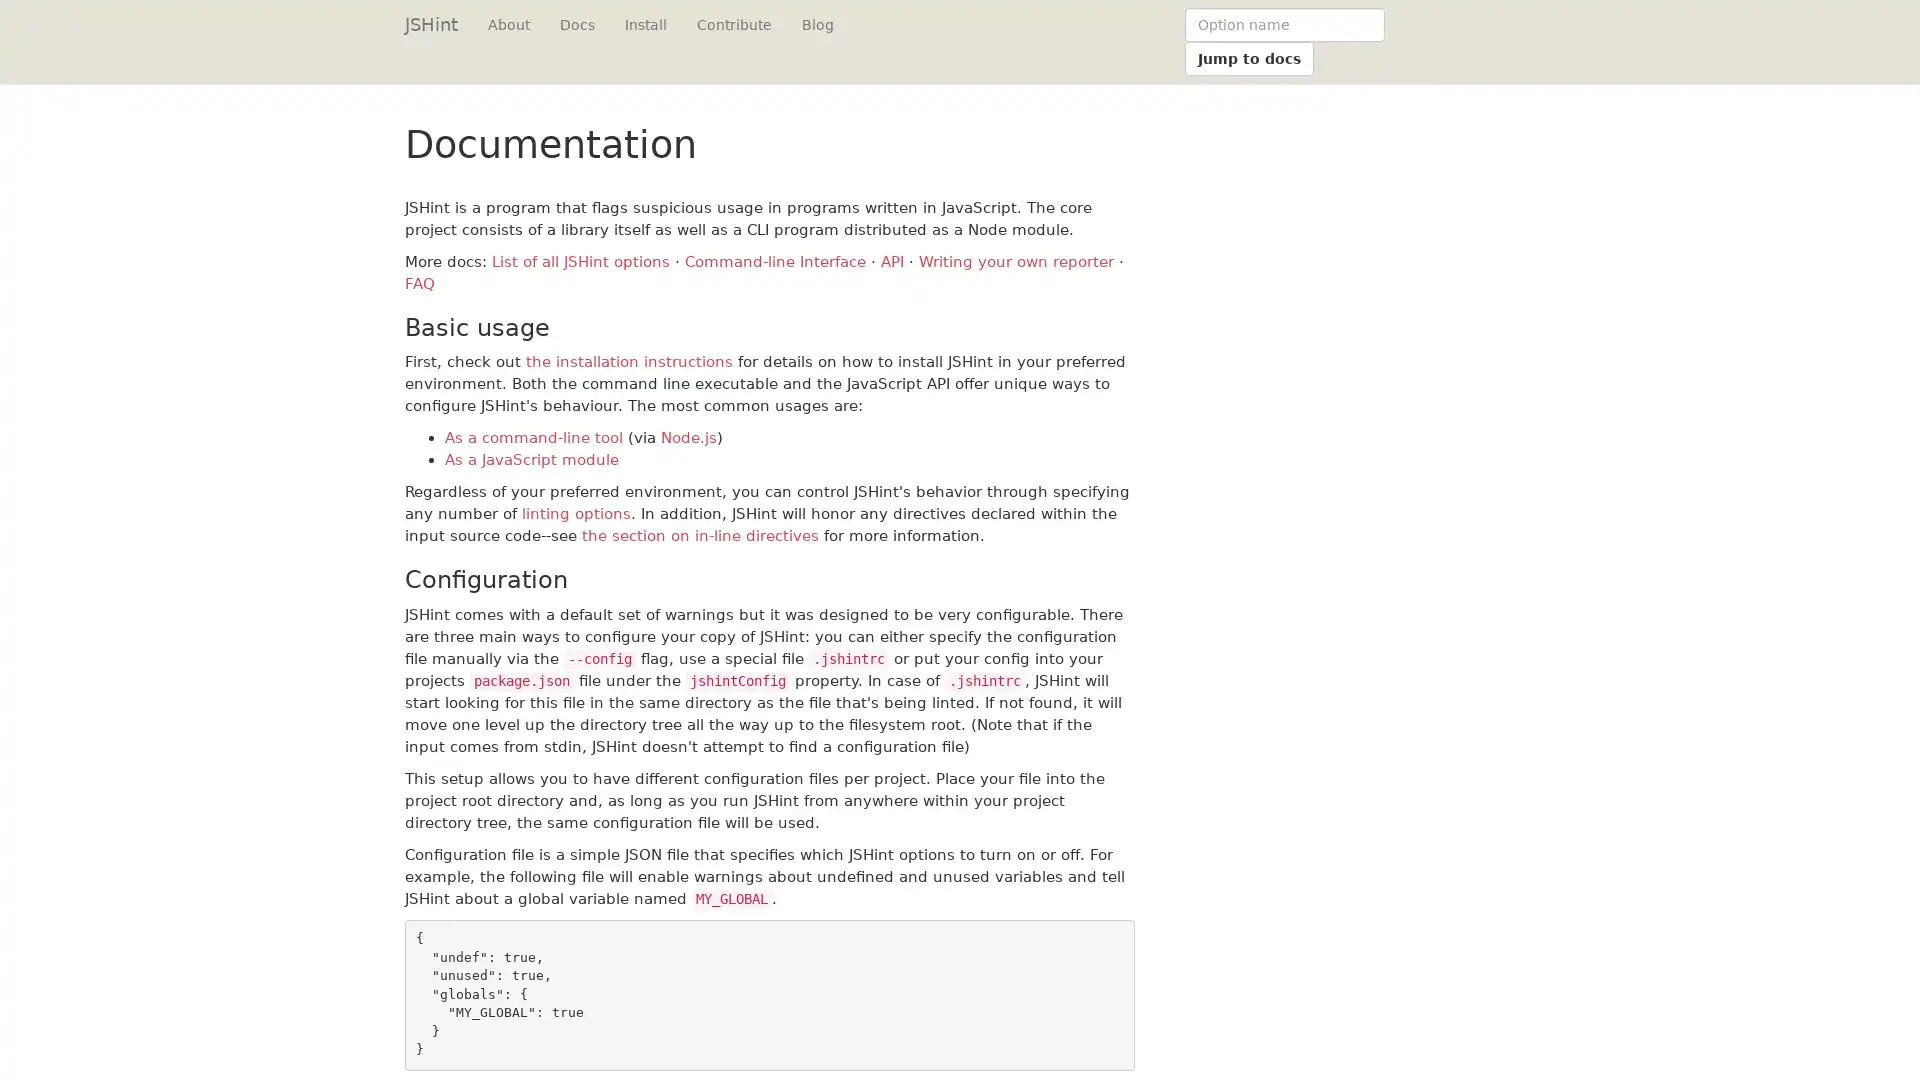  I want to click on Jump to docs, so click(1248, 57).